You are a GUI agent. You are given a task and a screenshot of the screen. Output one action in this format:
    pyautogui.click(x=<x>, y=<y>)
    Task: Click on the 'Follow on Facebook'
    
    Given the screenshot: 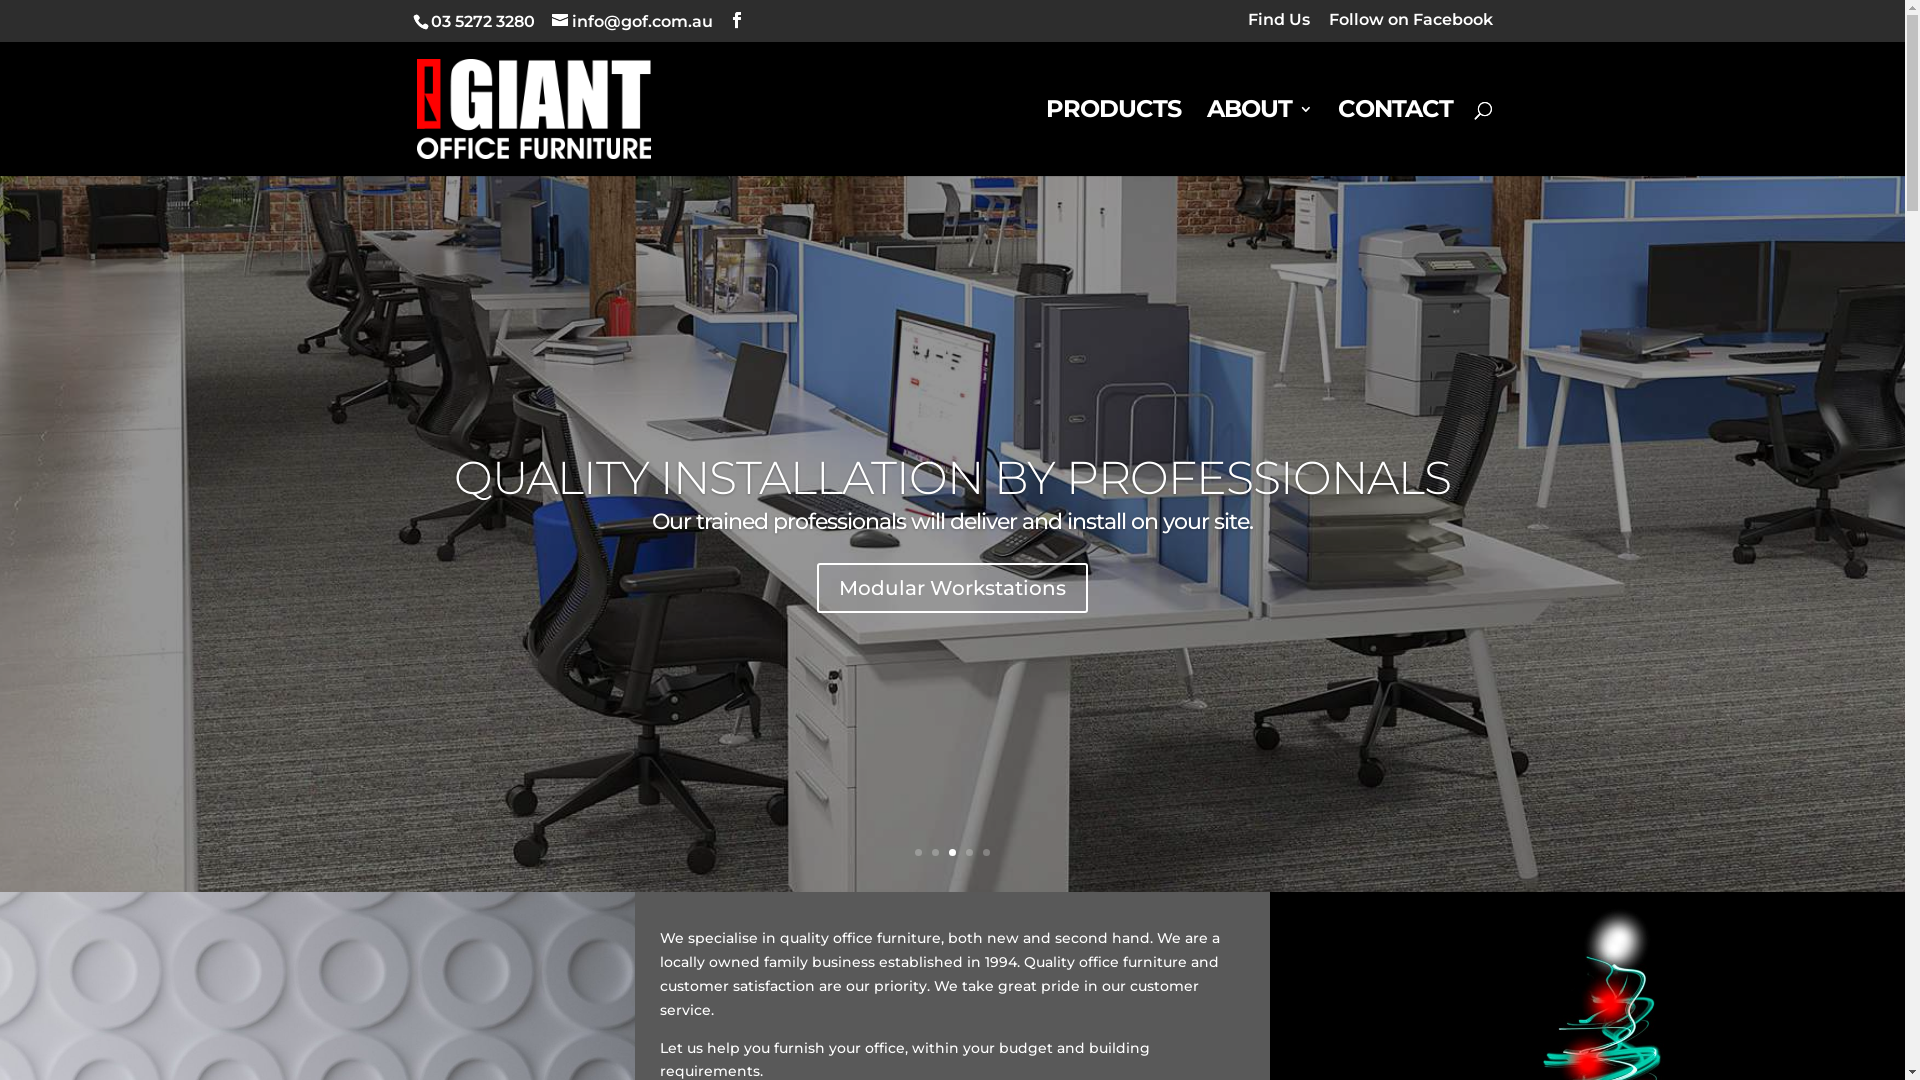 What is the action you would take?
    pyautogui.click(x=1409, y=26)
    